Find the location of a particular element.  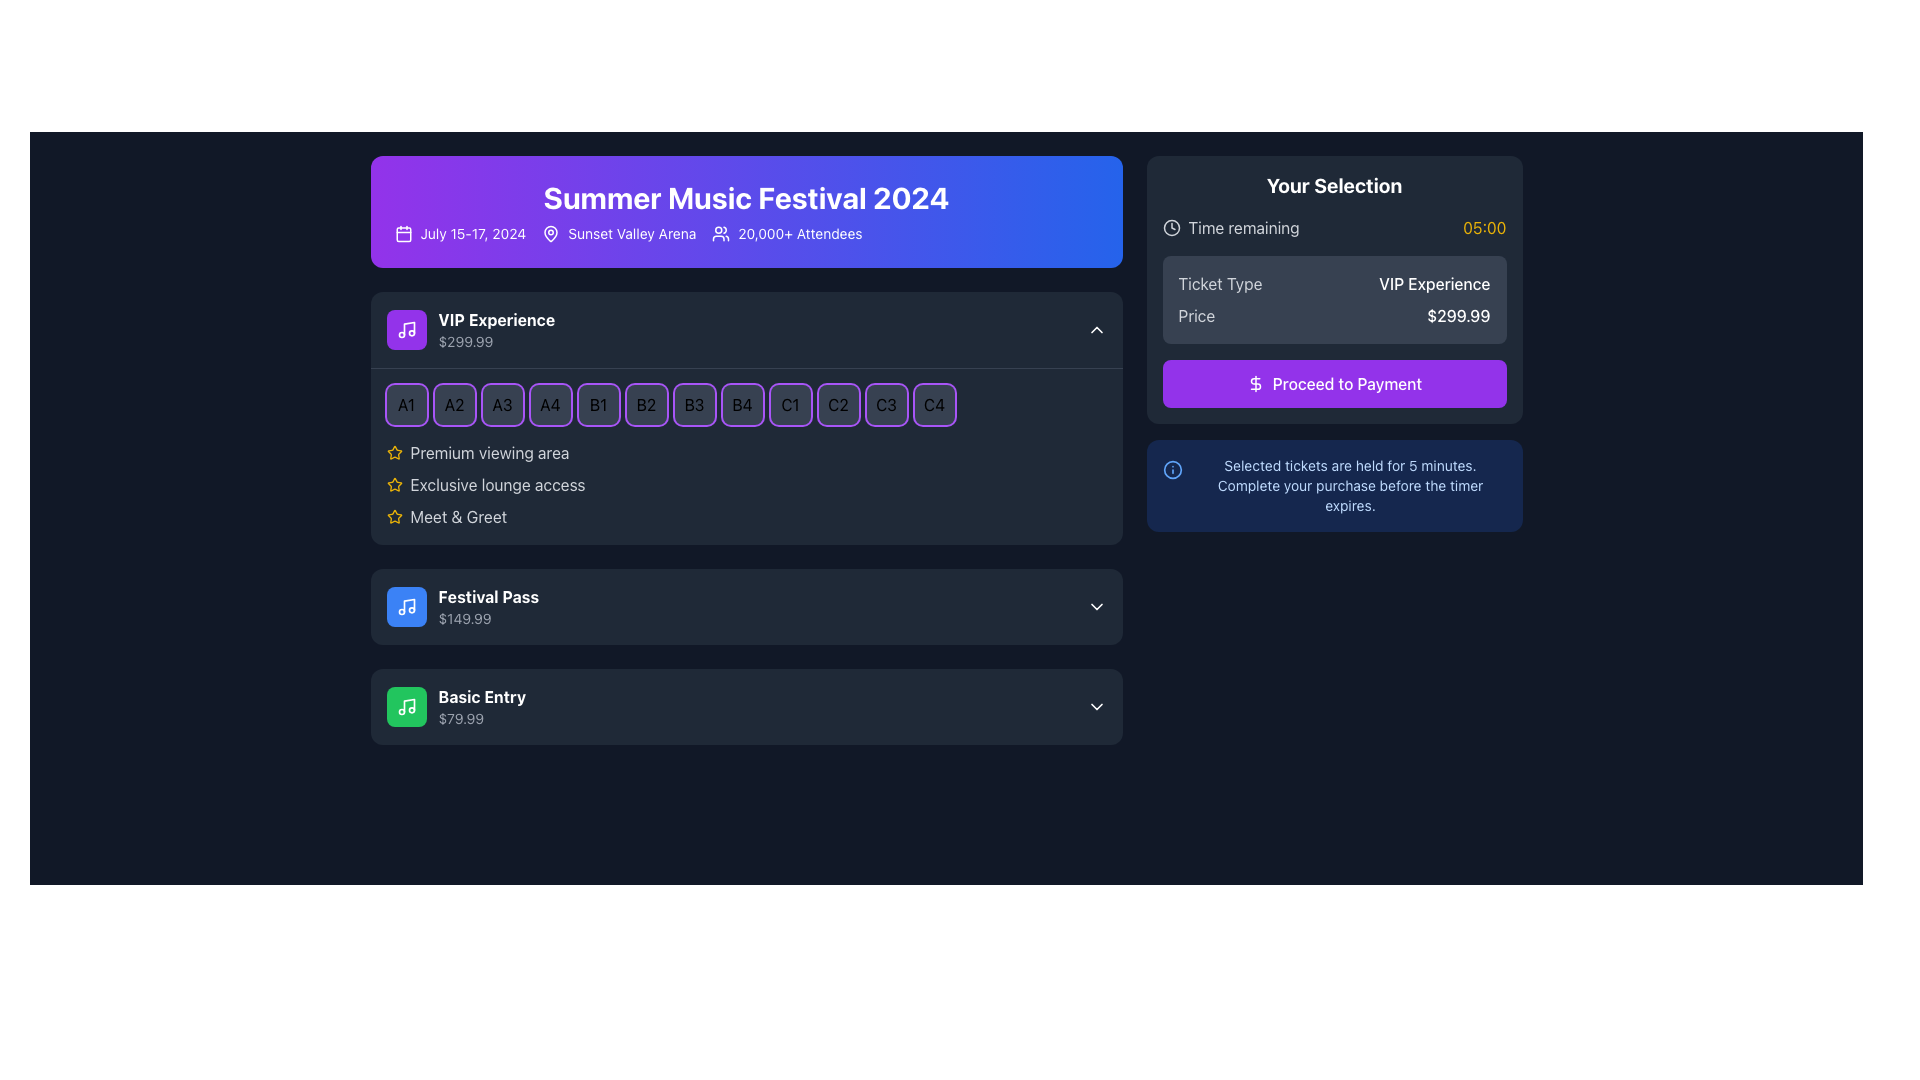

the static text element displaying the date 'July 15-17, 2024', which is styled in white on a purple background, located in the header section of the UI is located at coordinates (472, 233).